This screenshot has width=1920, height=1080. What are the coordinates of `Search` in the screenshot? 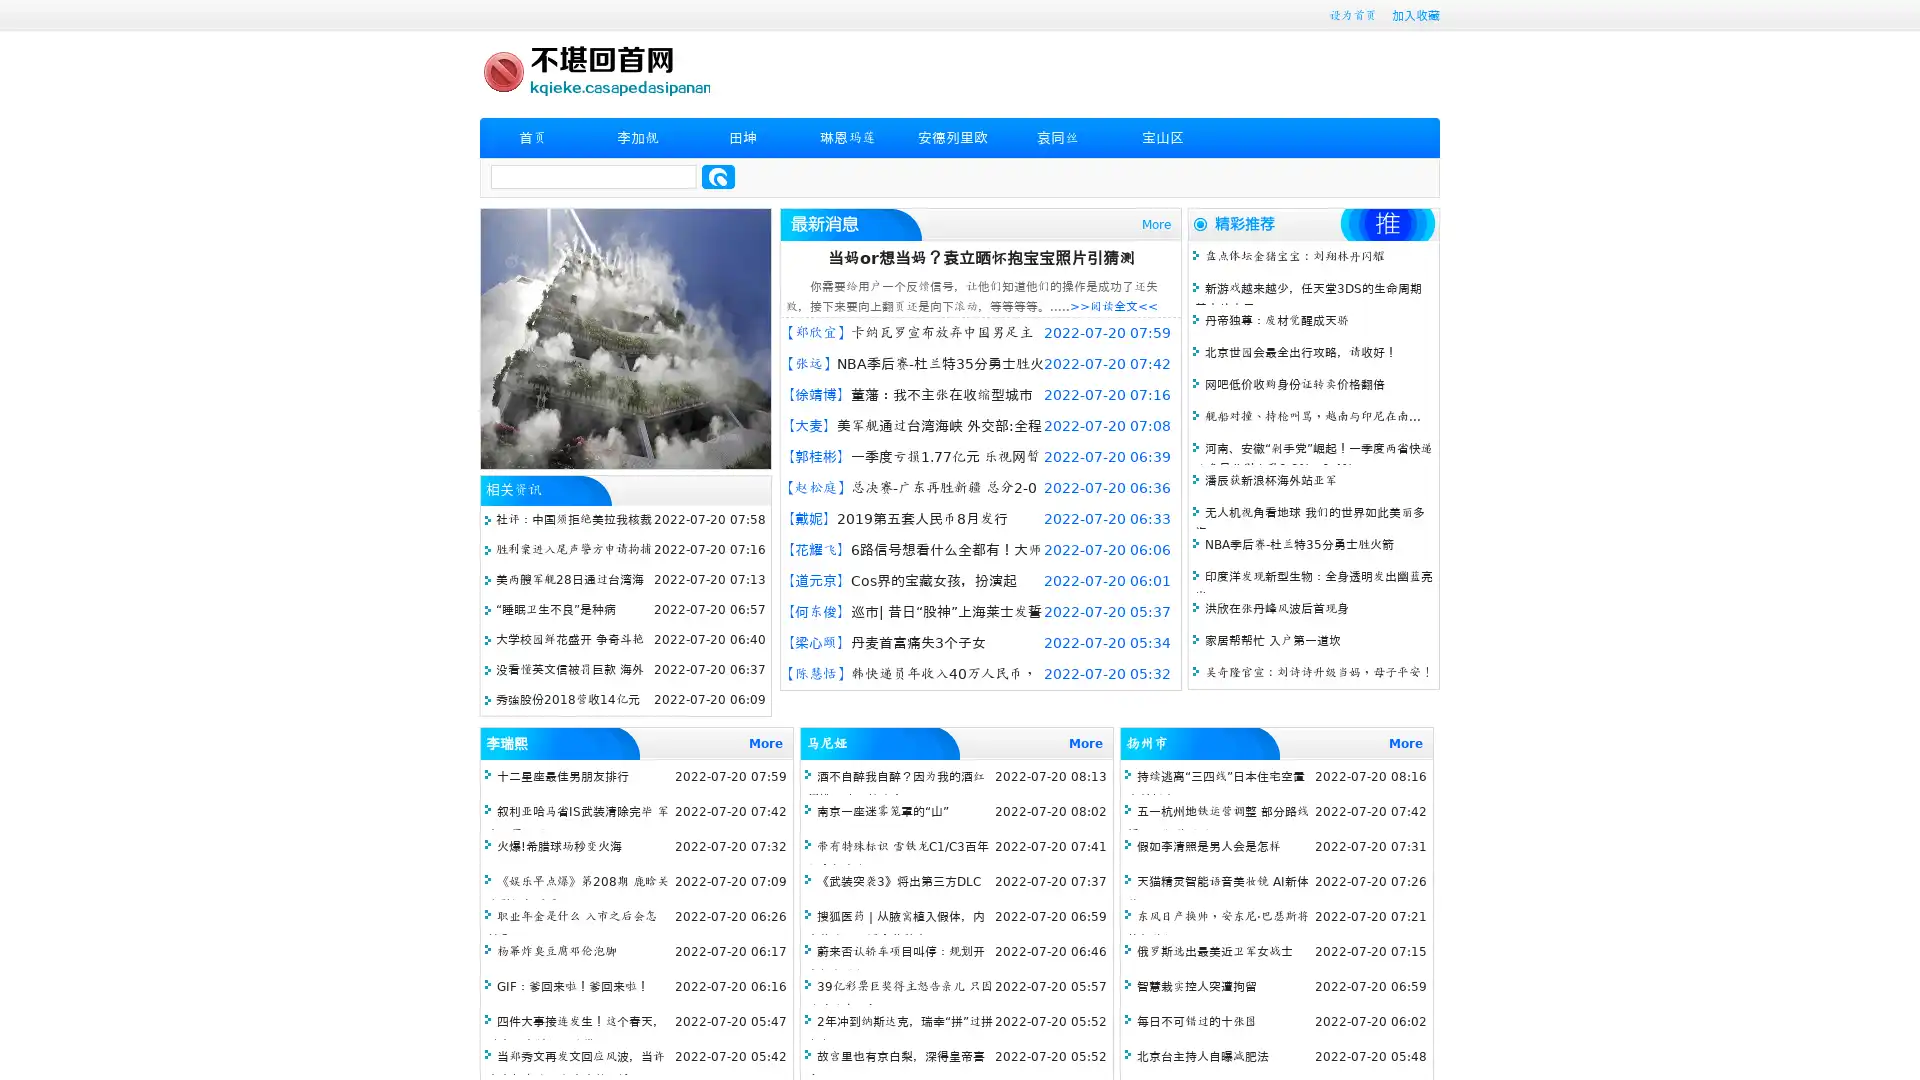 It's located at (718, 176).